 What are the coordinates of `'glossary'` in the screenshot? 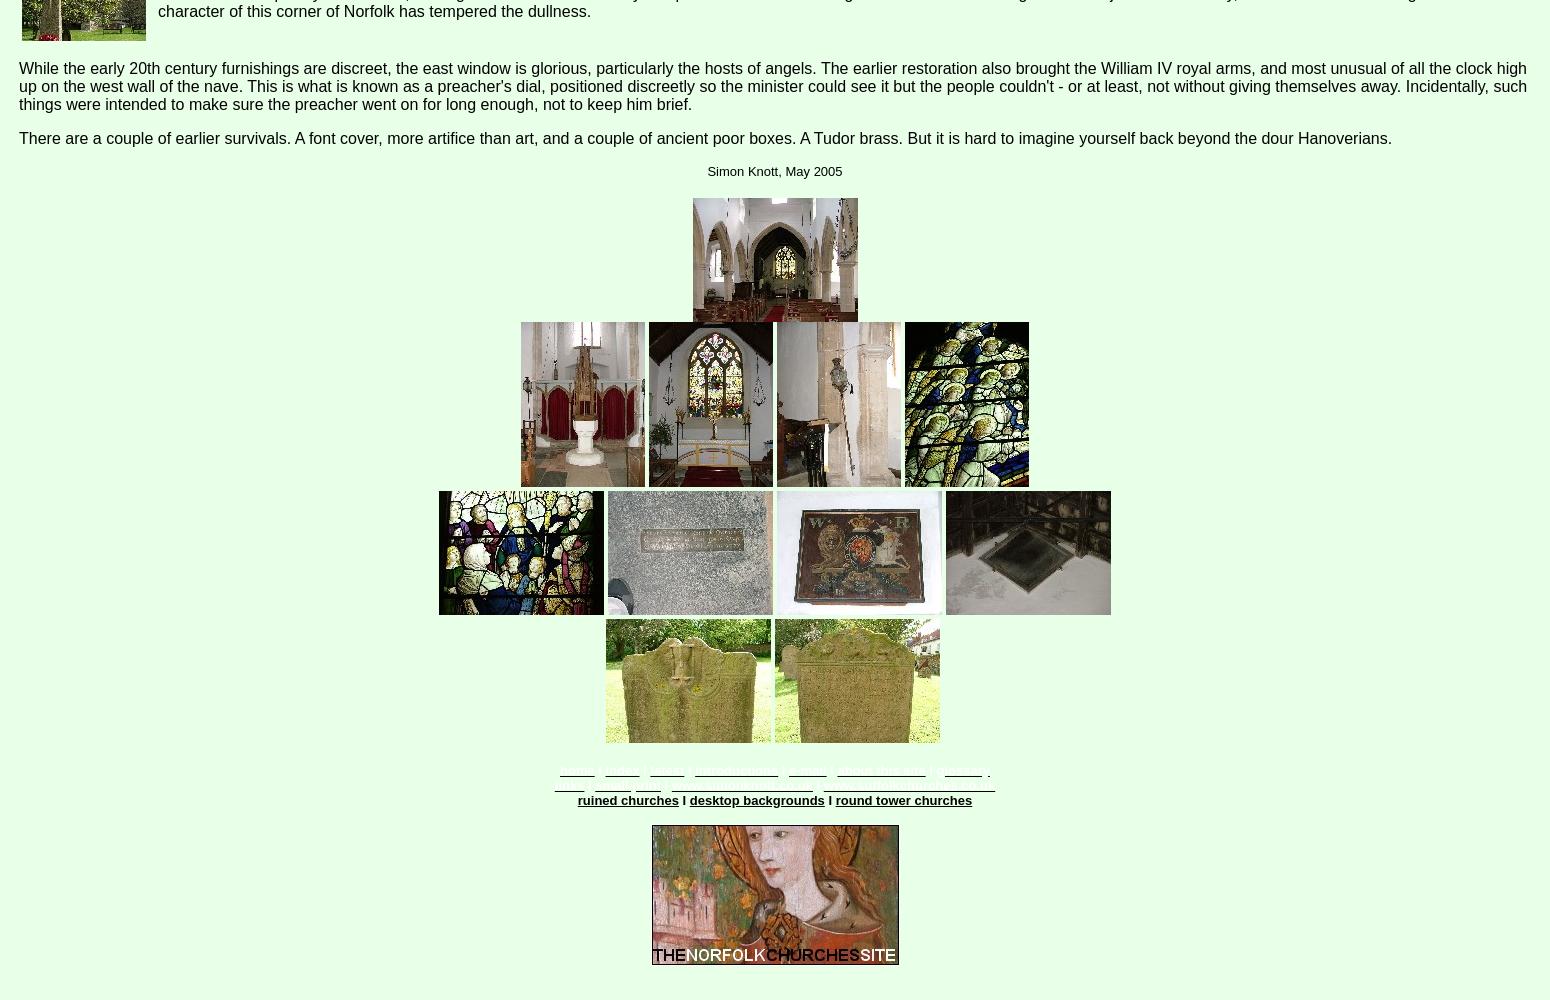 It's located at (961, 770).